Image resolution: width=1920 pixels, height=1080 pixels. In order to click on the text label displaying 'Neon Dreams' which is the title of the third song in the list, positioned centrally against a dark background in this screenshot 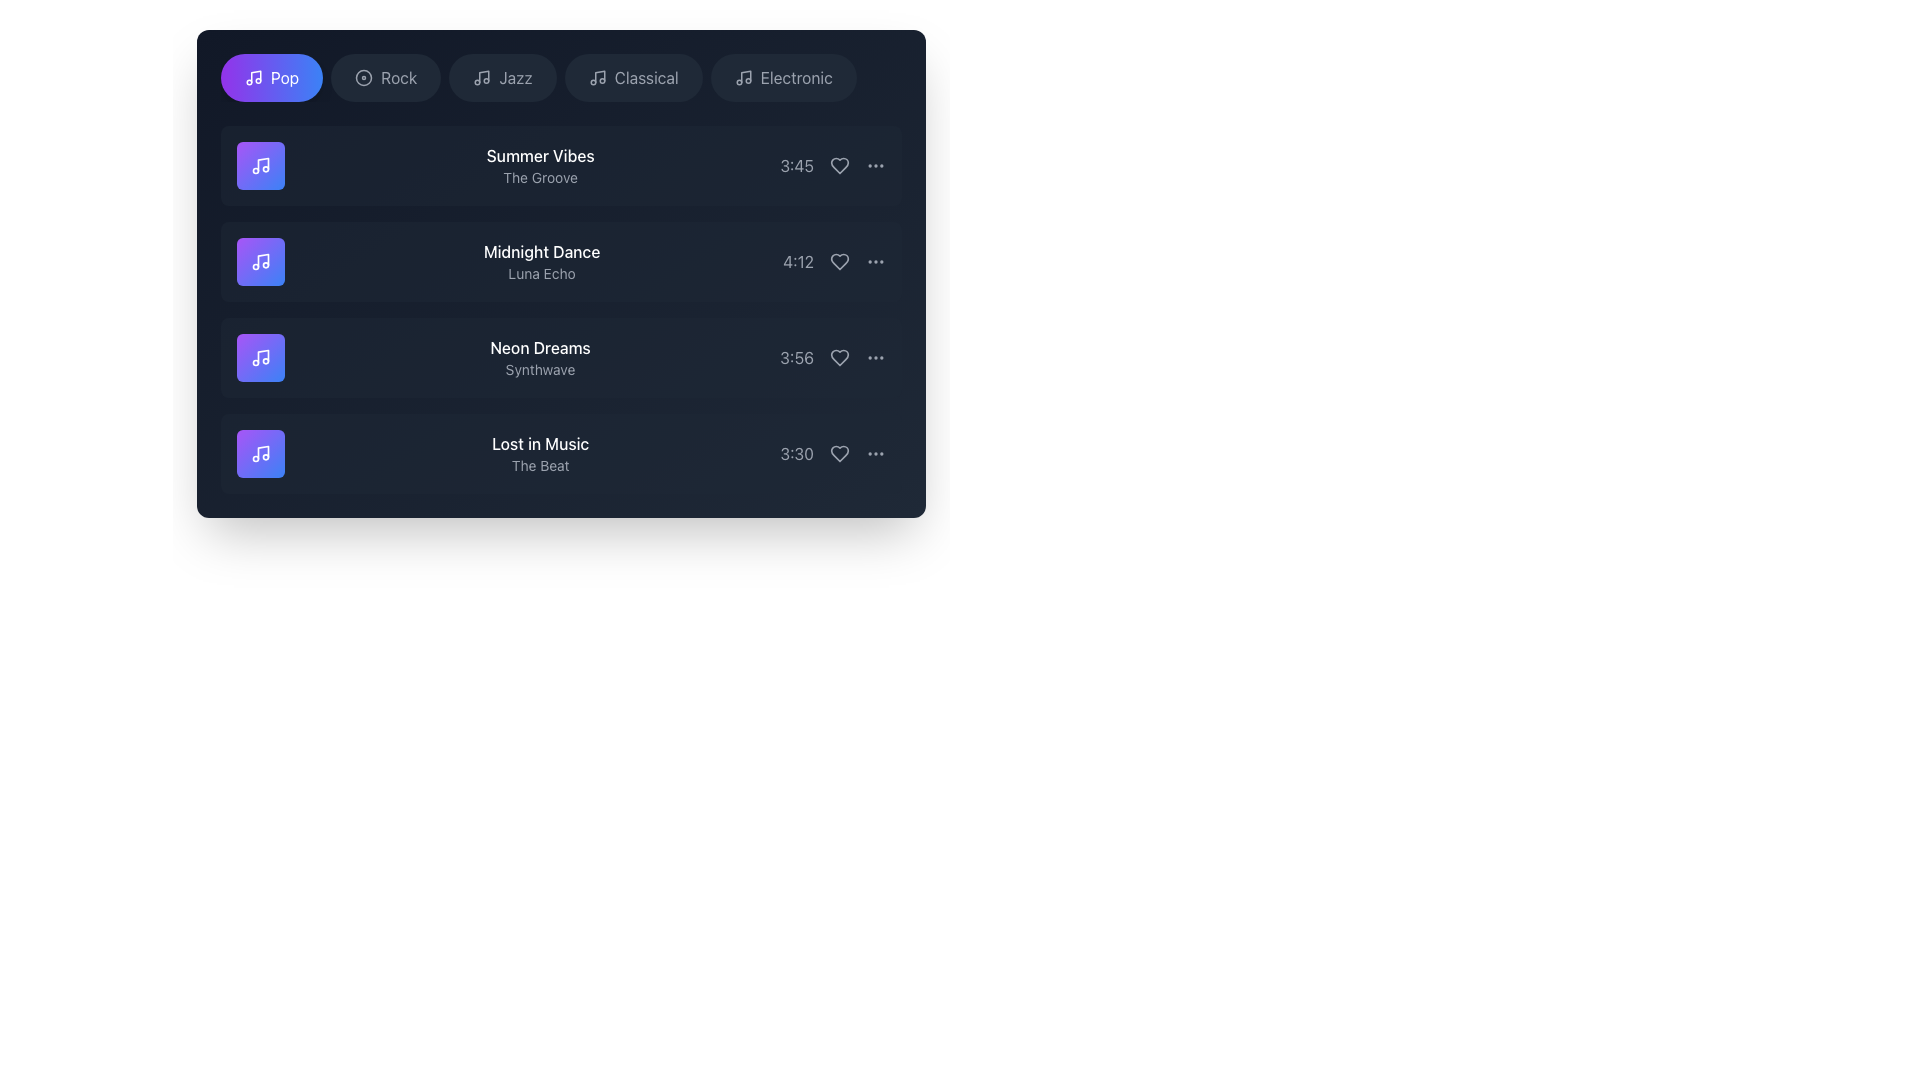, I will do `click(540, 346)`.